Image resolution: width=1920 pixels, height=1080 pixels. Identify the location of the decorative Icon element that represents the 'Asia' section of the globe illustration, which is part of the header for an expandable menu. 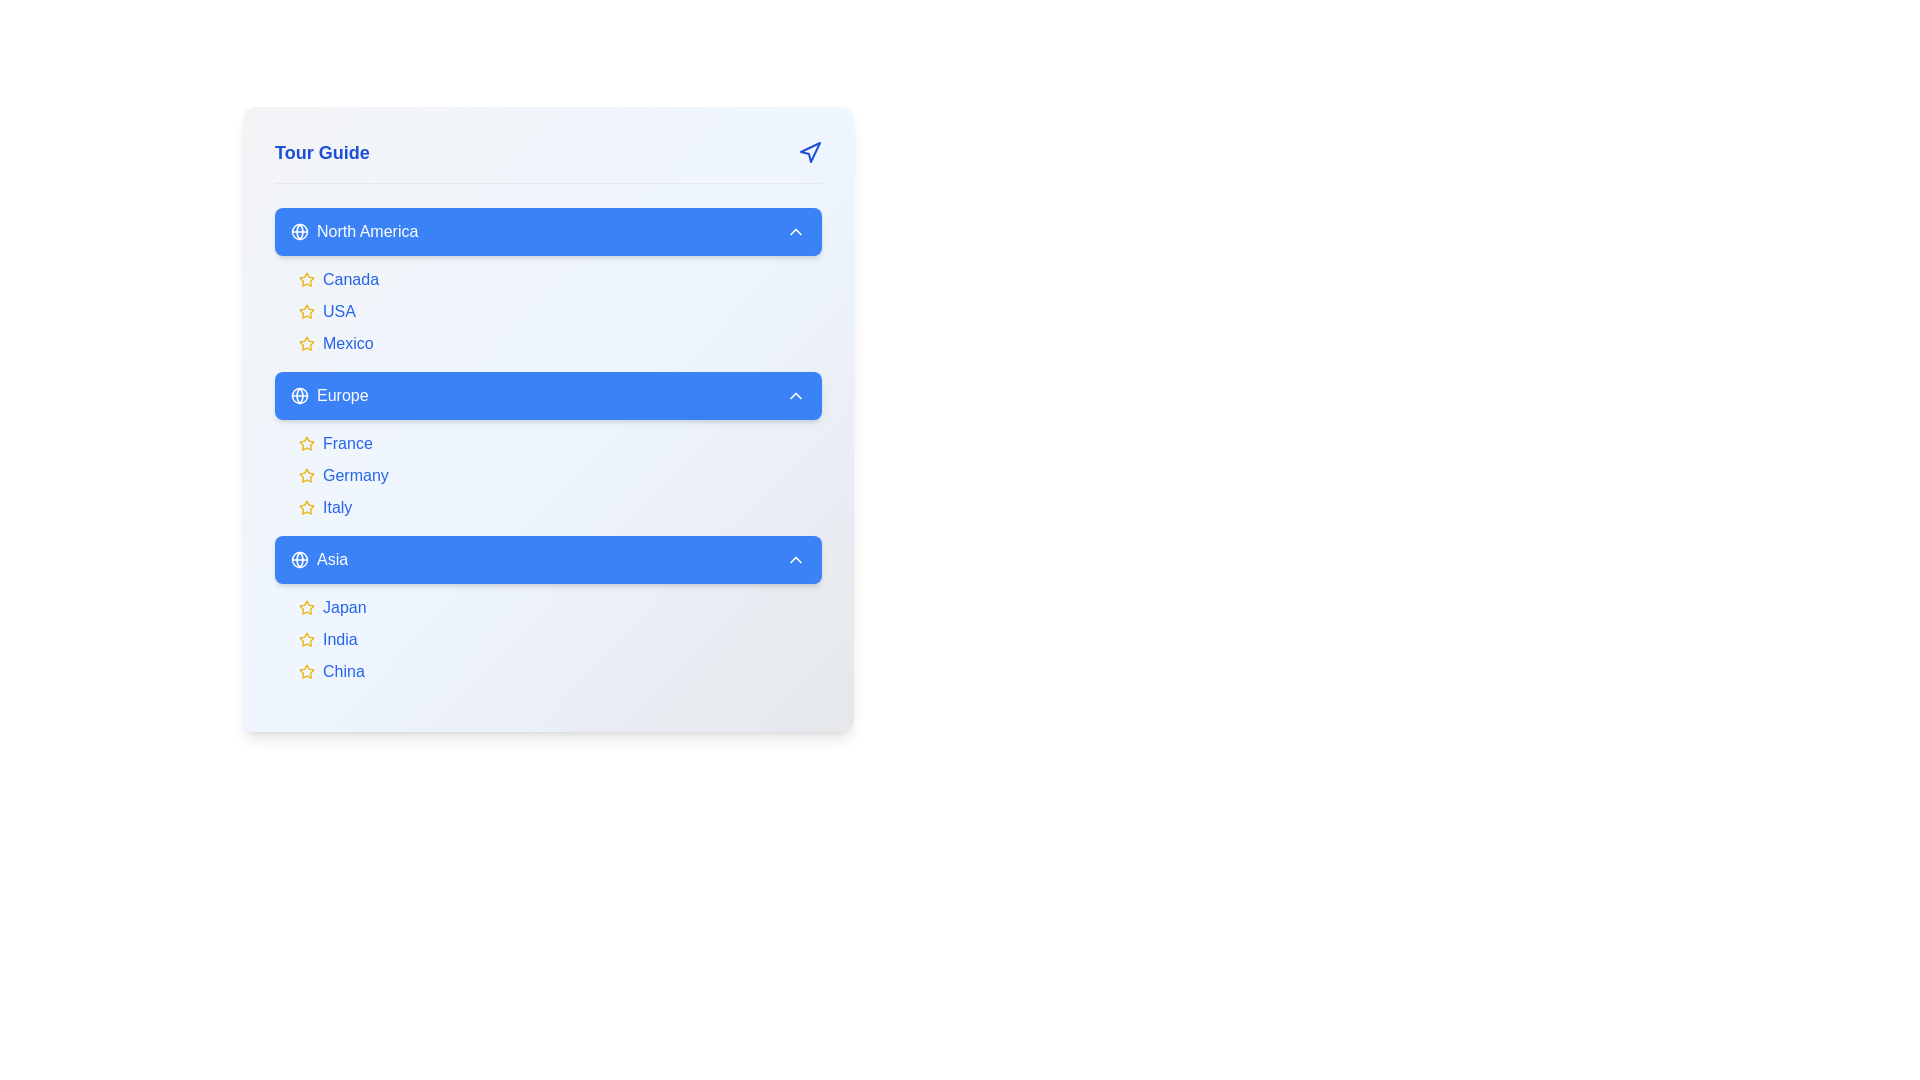
(298, 559).